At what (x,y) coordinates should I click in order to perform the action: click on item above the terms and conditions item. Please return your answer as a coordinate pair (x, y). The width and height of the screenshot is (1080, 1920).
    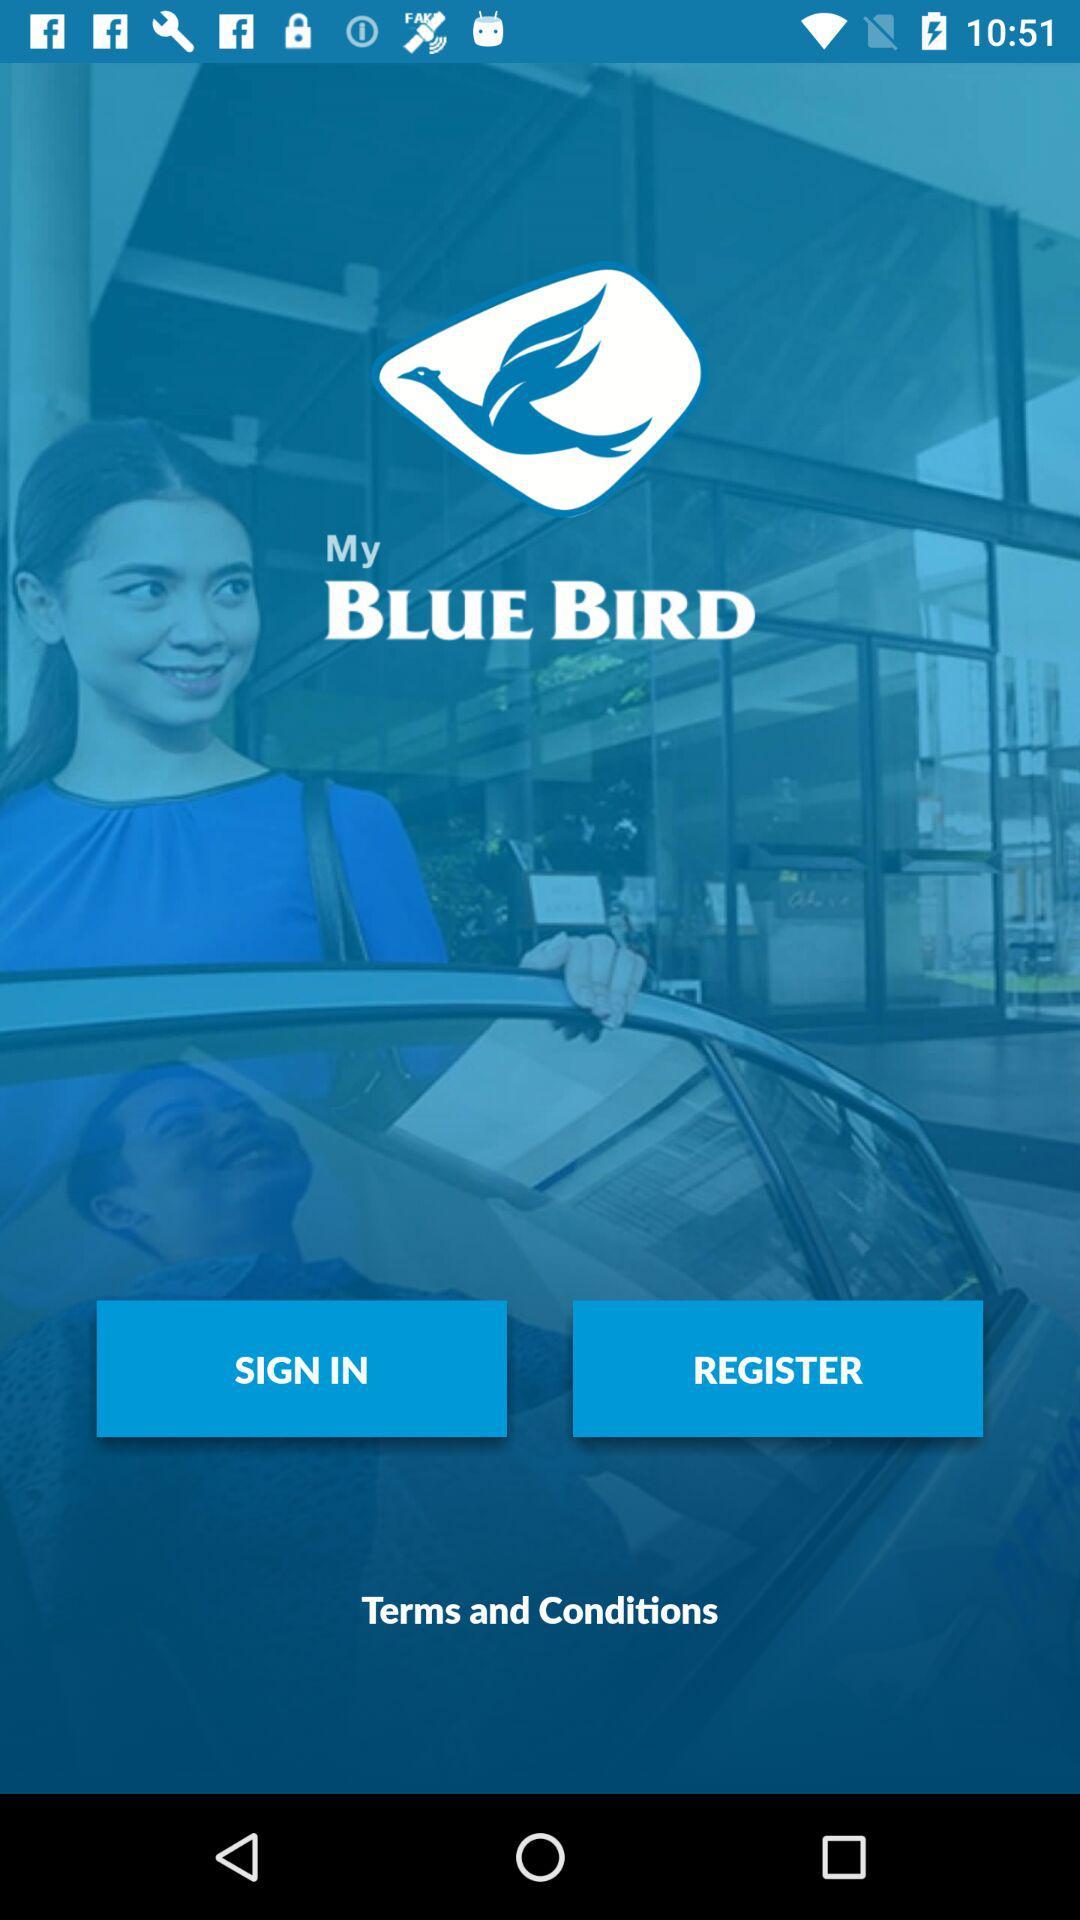
    Looking at the image, I should click on (777, 1367).